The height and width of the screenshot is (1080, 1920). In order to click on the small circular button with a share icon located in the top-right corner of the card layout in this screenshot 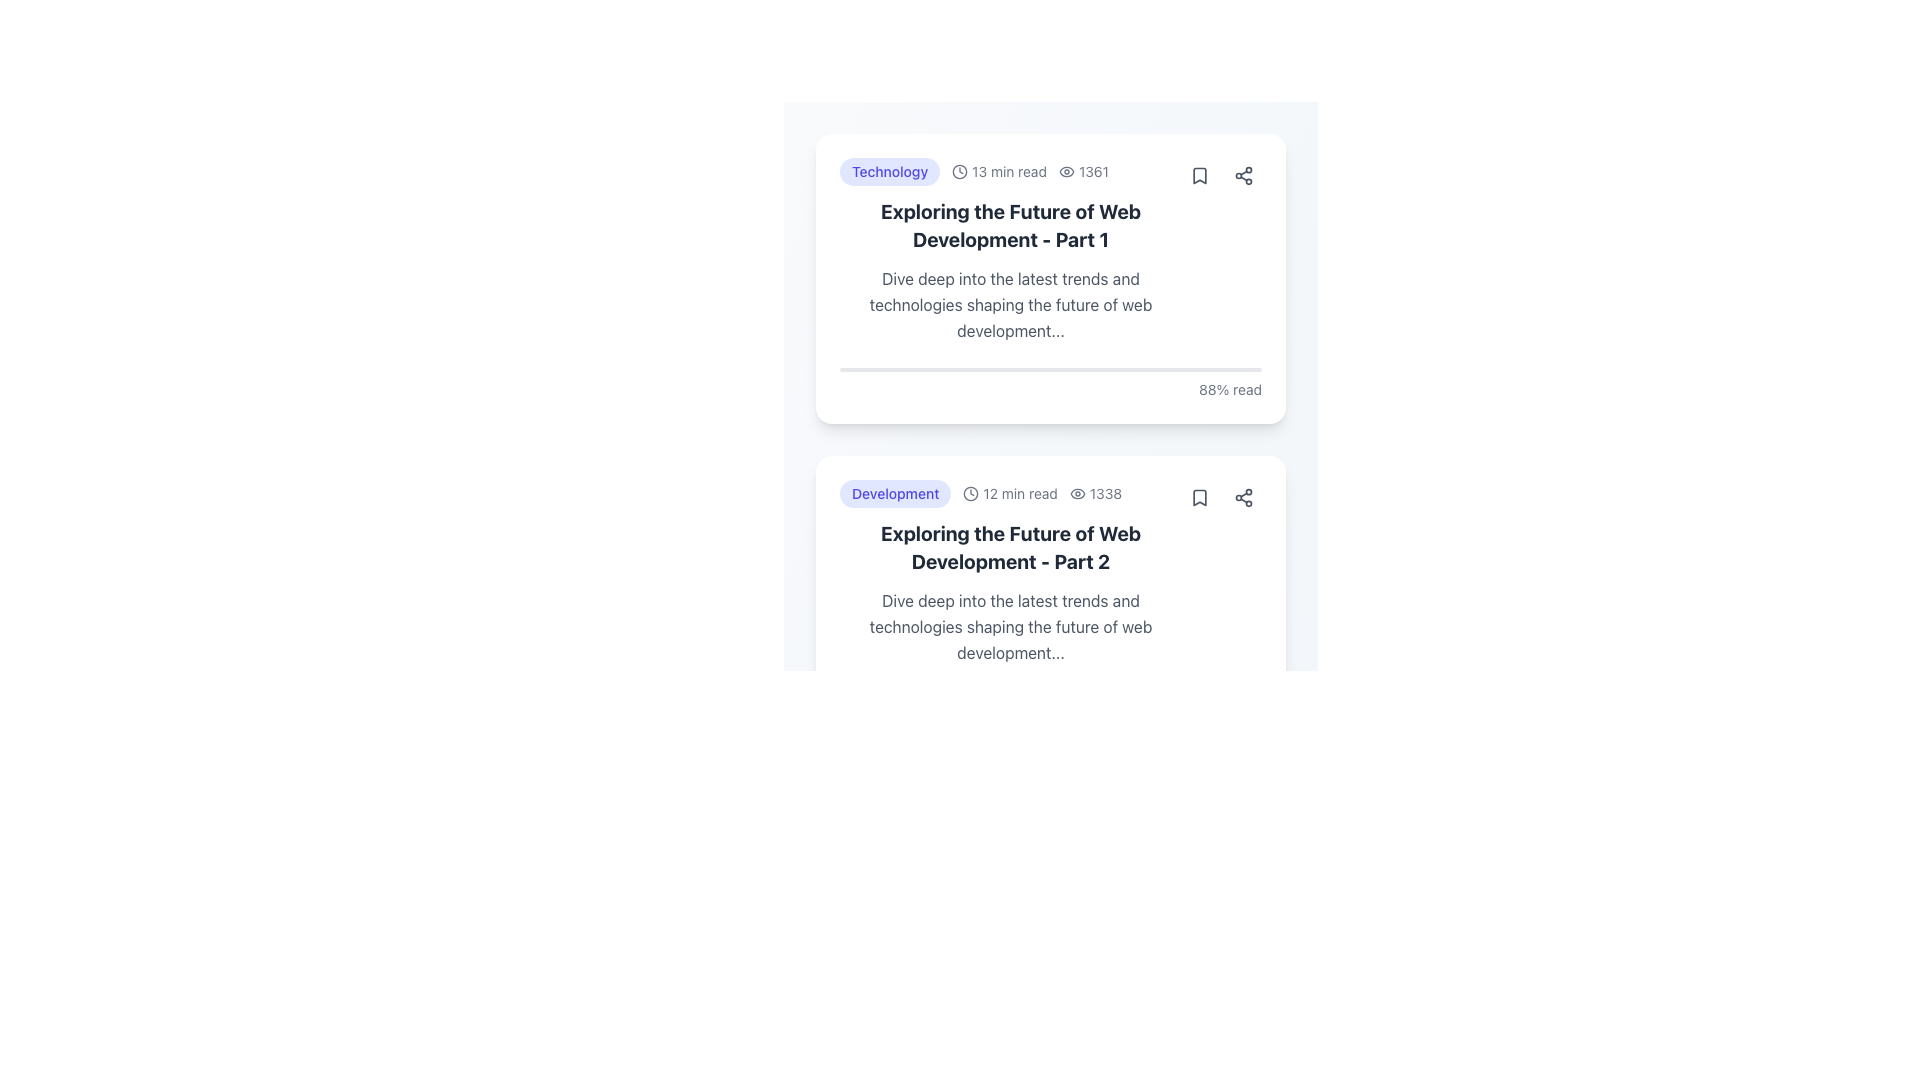, I will do `click(1242, 175)`.